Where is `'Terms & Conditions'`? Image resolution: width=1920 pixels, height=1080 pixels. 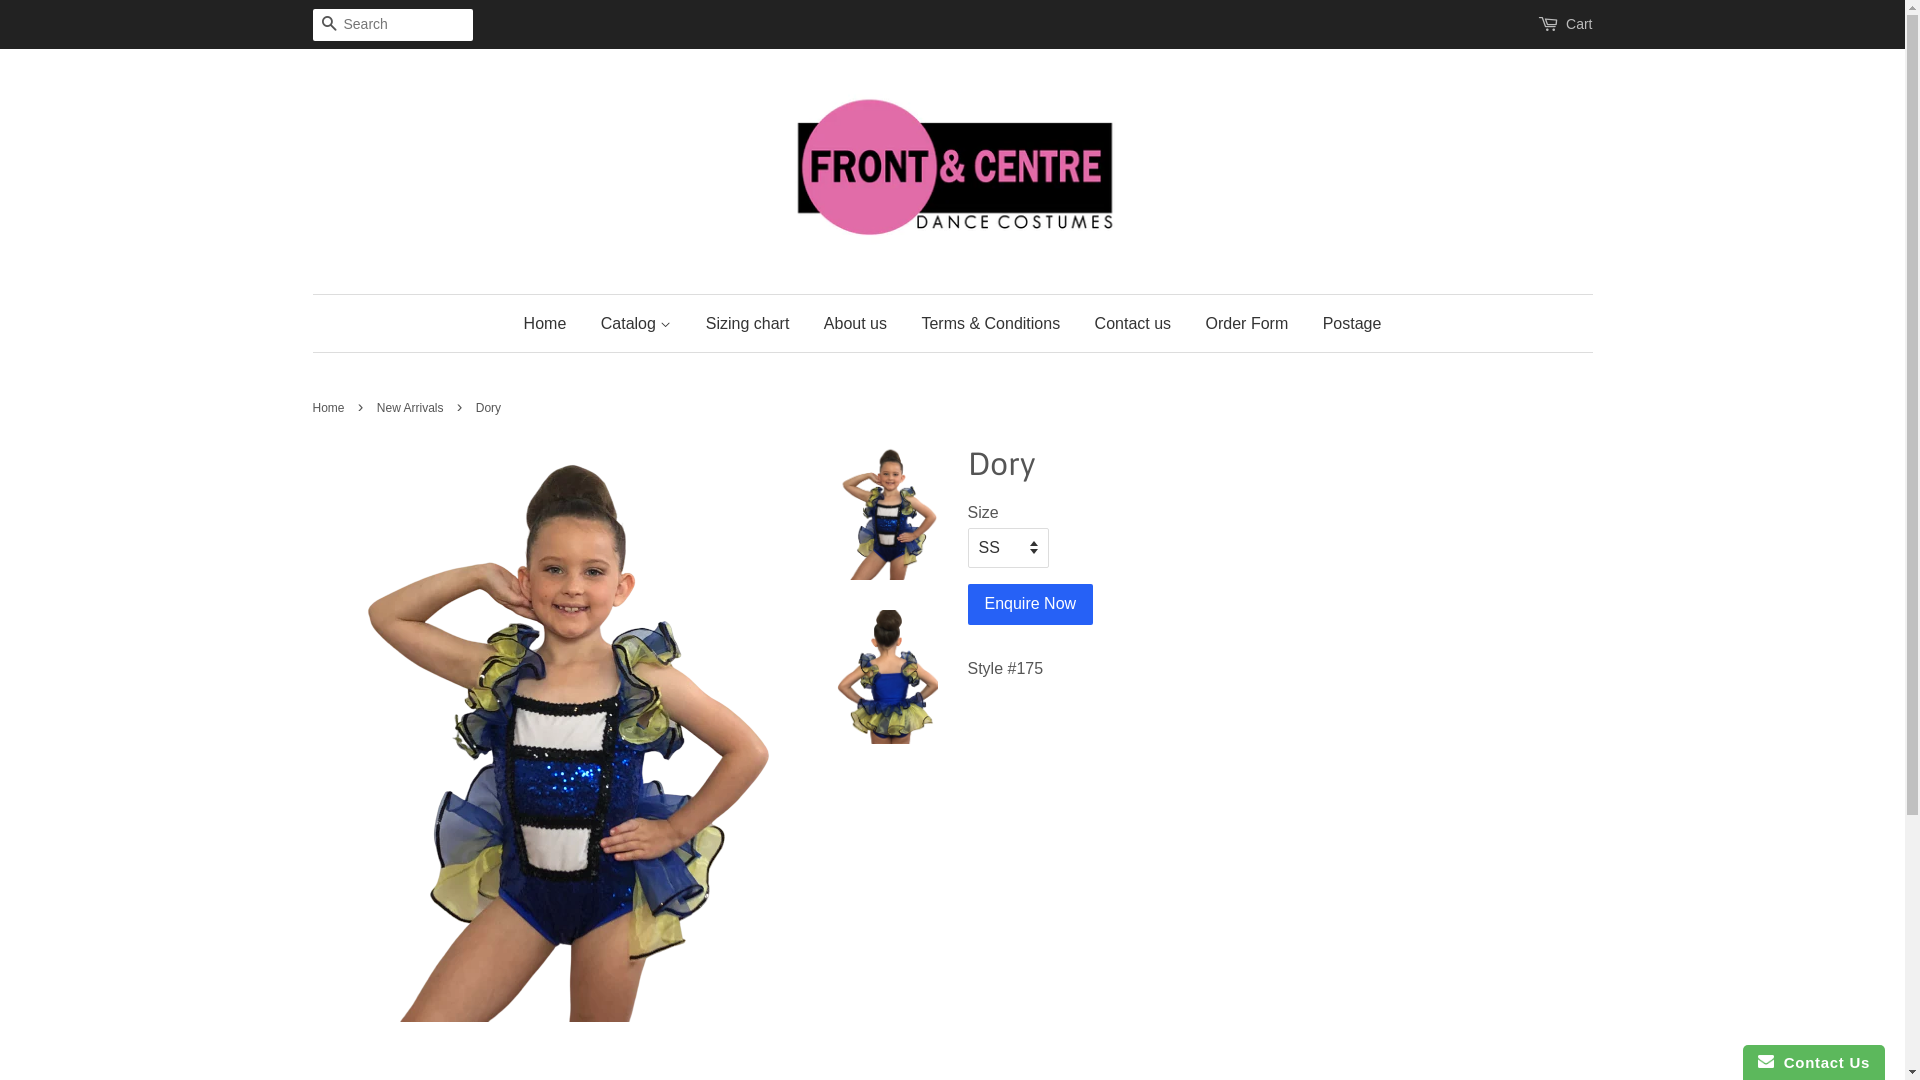
'Terms & Conditions' is located at coordinates (990, 322).